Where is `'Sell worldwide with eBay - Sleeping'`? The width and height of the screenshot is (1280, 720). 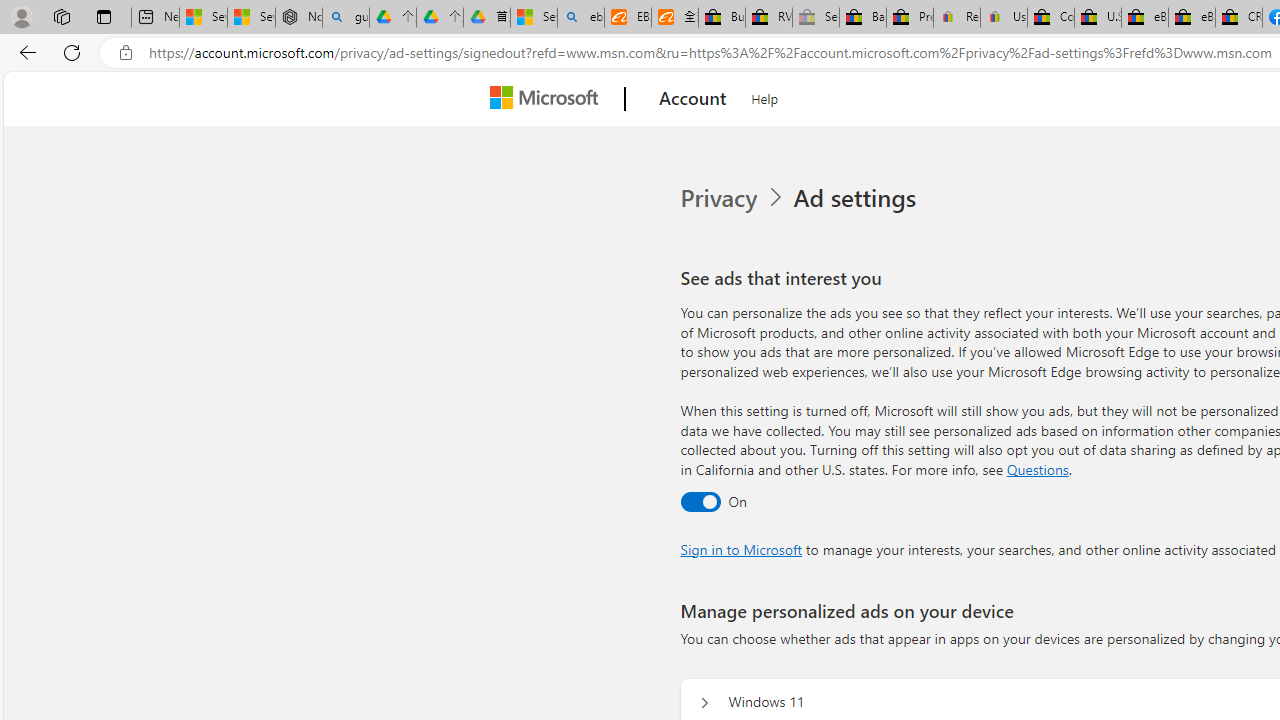
'Sell worldwide with eBay - Sleeping' is located at coordinates (815, 17).